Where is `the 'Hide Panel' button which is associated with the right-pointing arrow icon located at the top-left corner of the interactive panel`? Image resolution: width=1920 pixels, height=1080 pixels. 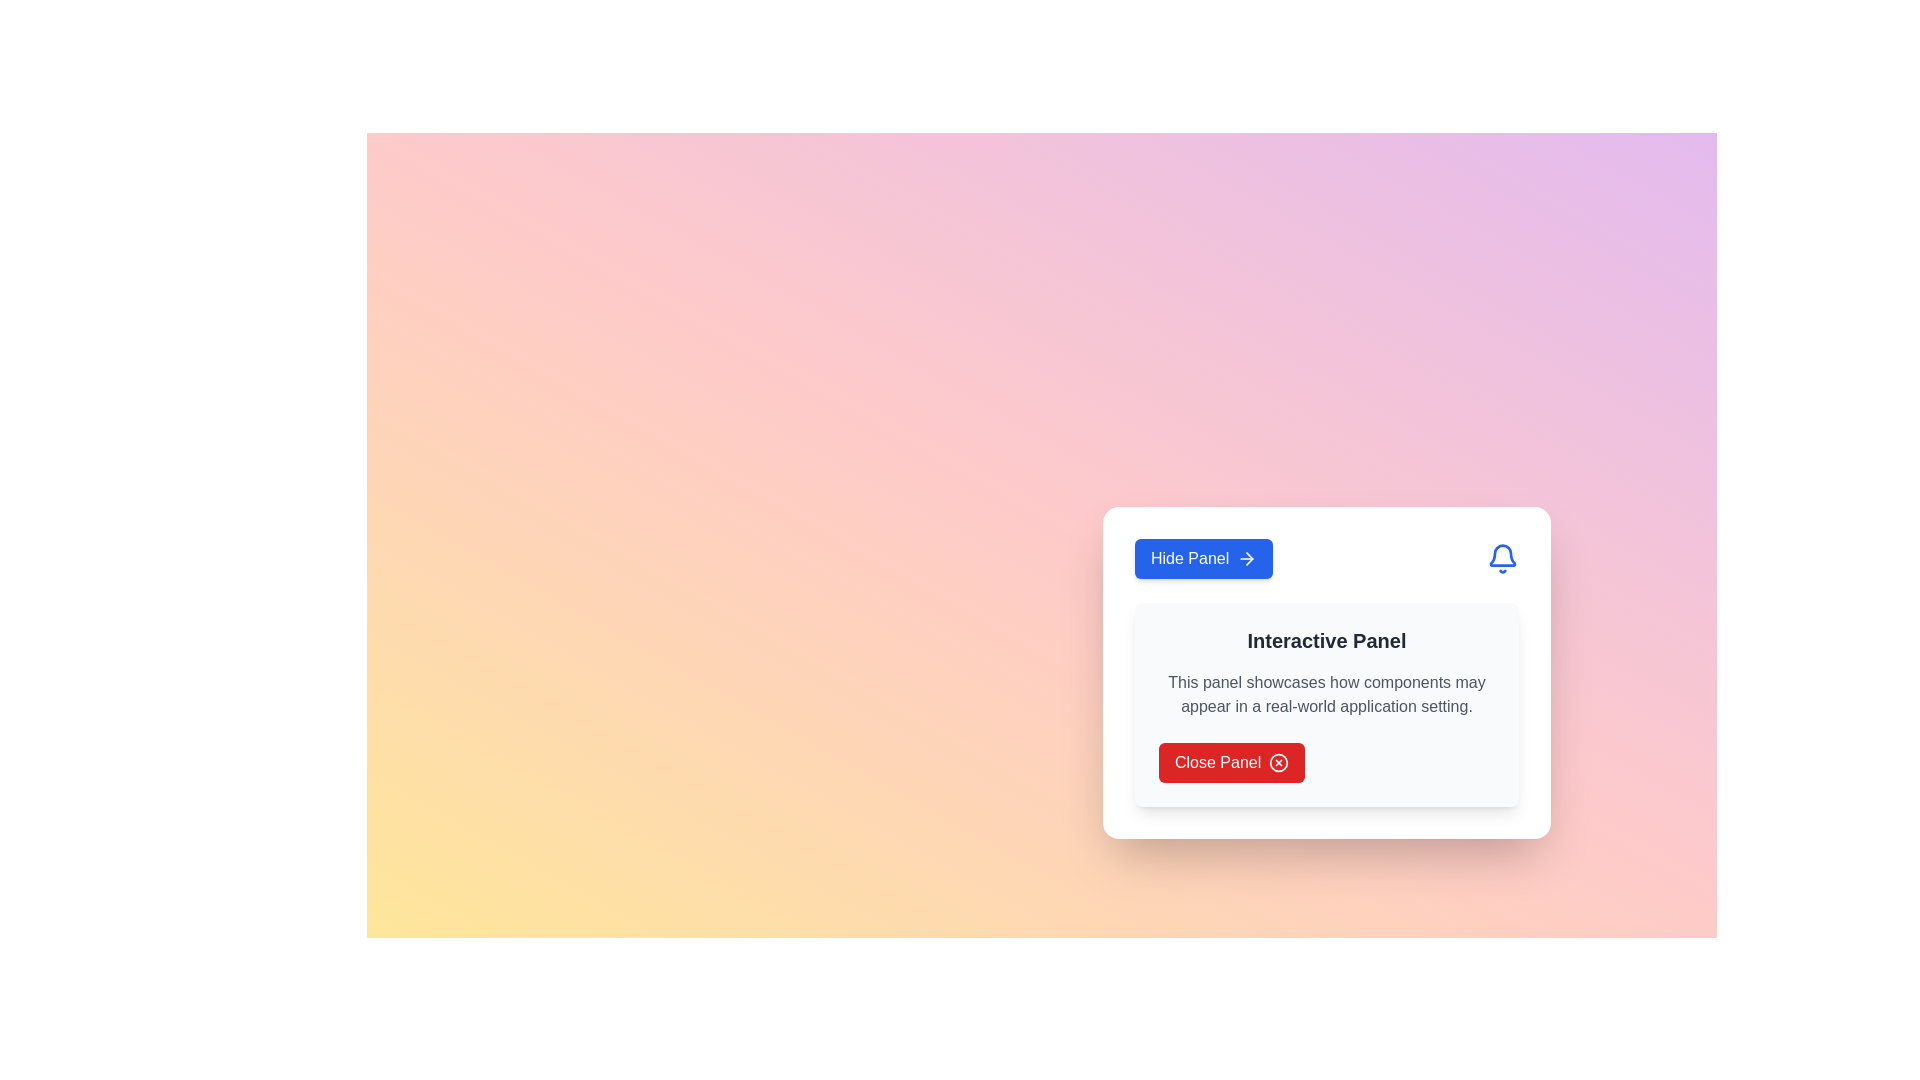 the 'Hide Panel' button which is associated with the right-pointing arrow icon located at the top-left corner of the interactive panel is located at coordinates (1246, 559).